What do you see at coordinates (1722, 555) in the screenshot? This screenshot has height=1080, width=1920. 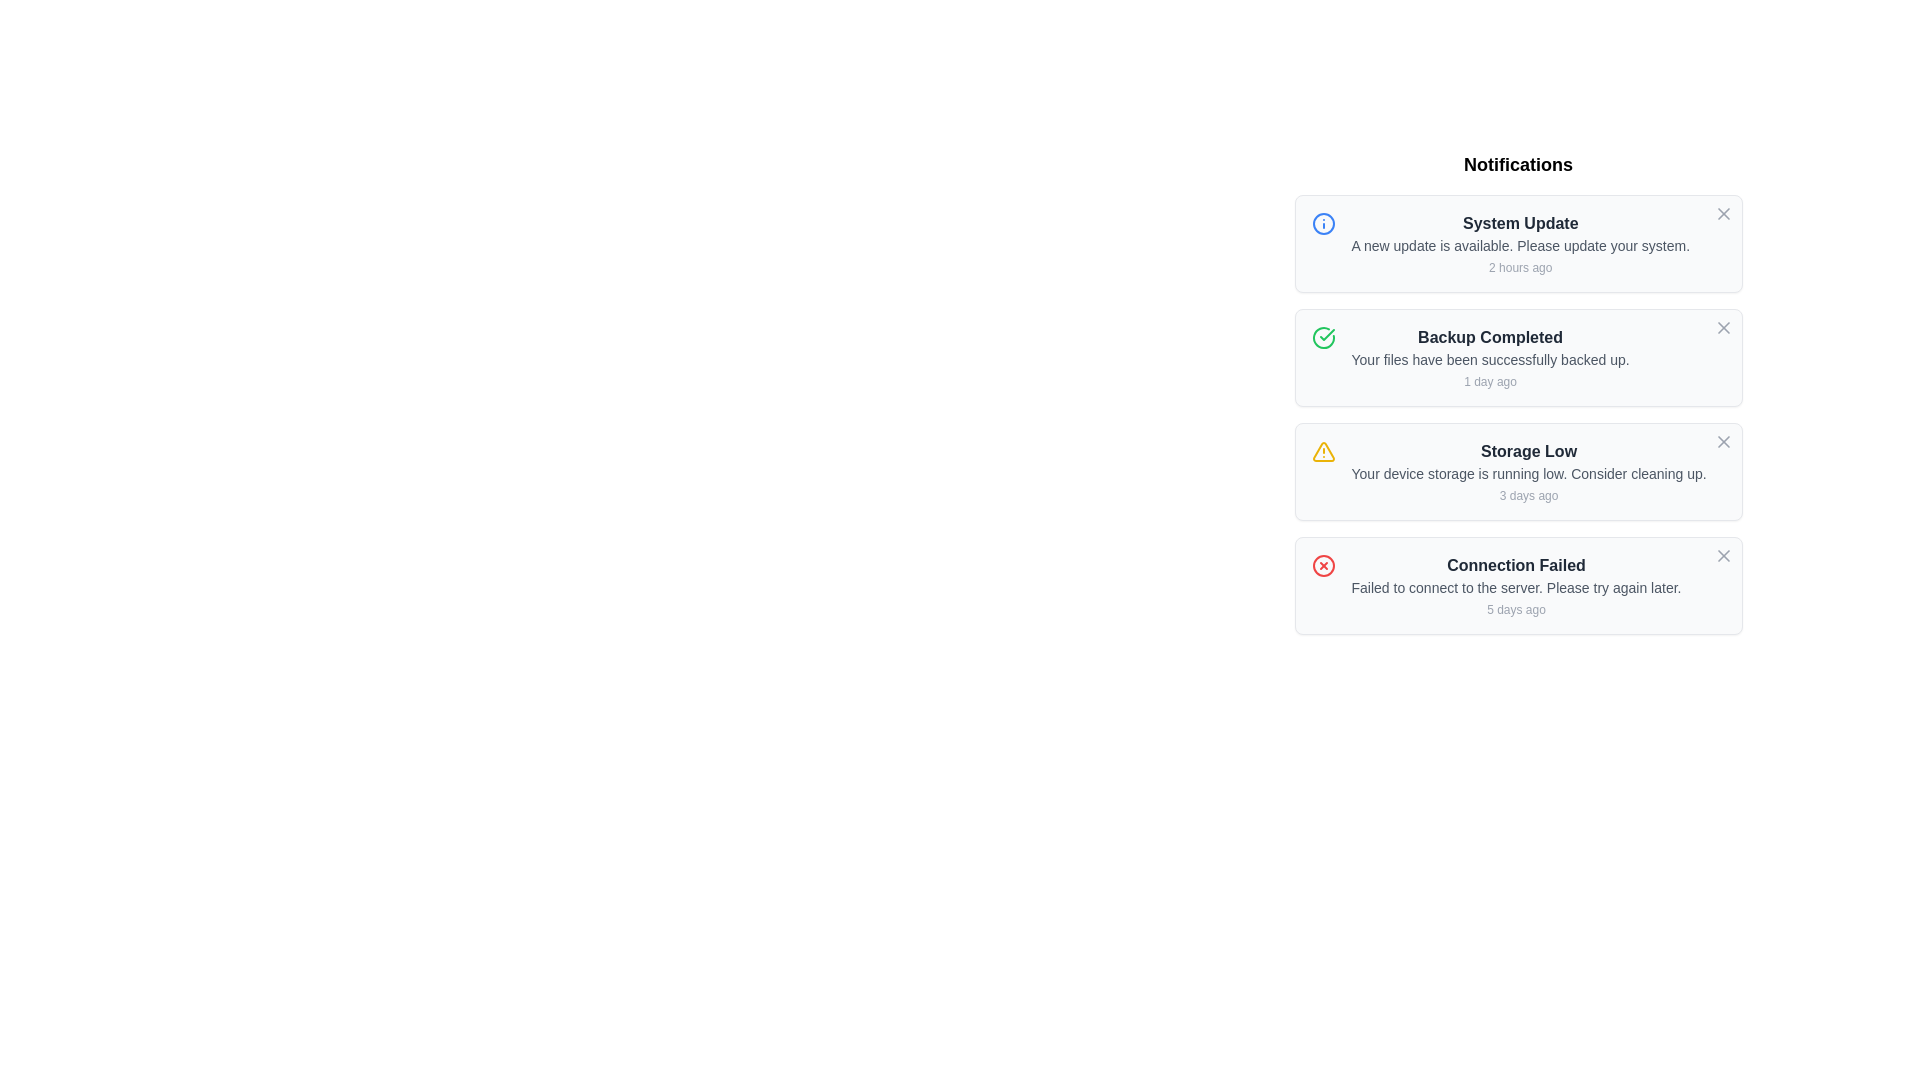 I see `the close button located at the top-right corner of the 'Connection Failed' notification card` at bounding box center [1722, 555].